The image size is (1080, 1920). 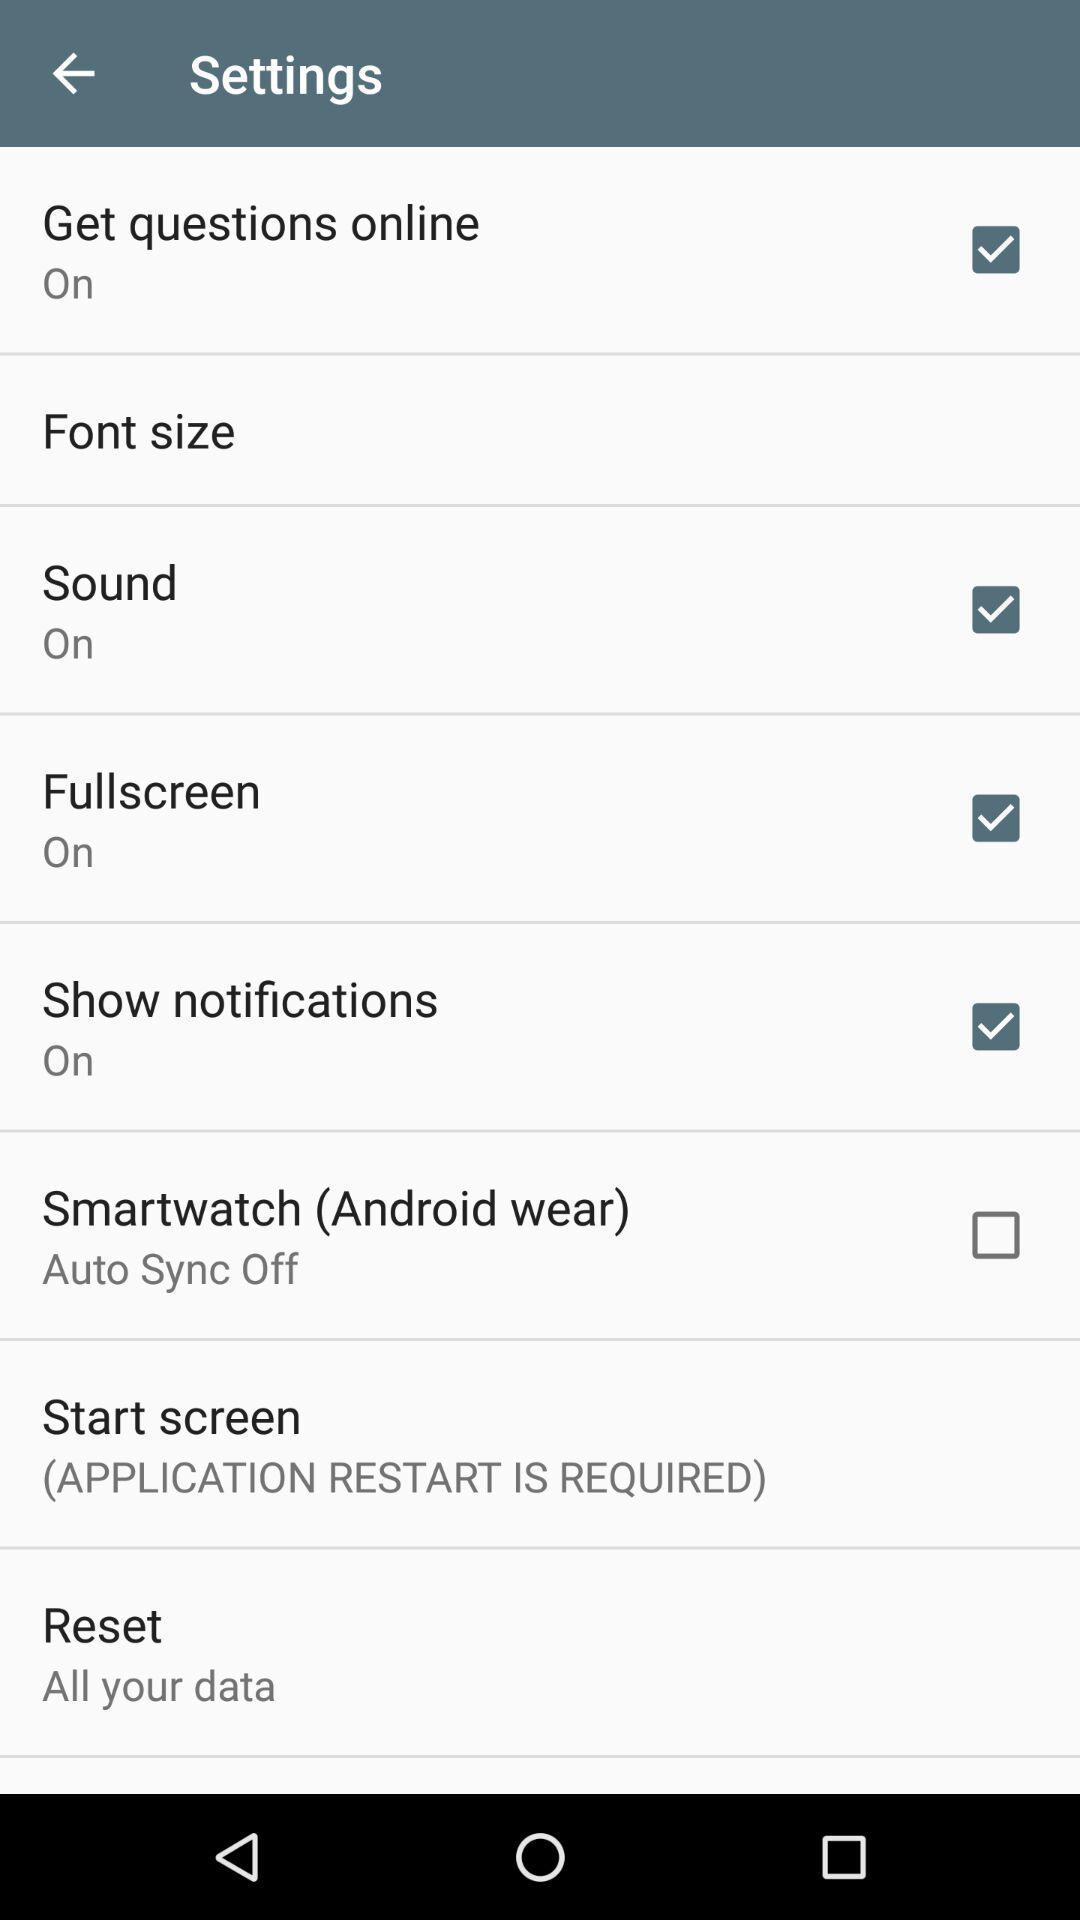 What do you see at coordinates (404, 1476) in the screenshot?
I see `application restart is item` at bounding box center [404, 1476].